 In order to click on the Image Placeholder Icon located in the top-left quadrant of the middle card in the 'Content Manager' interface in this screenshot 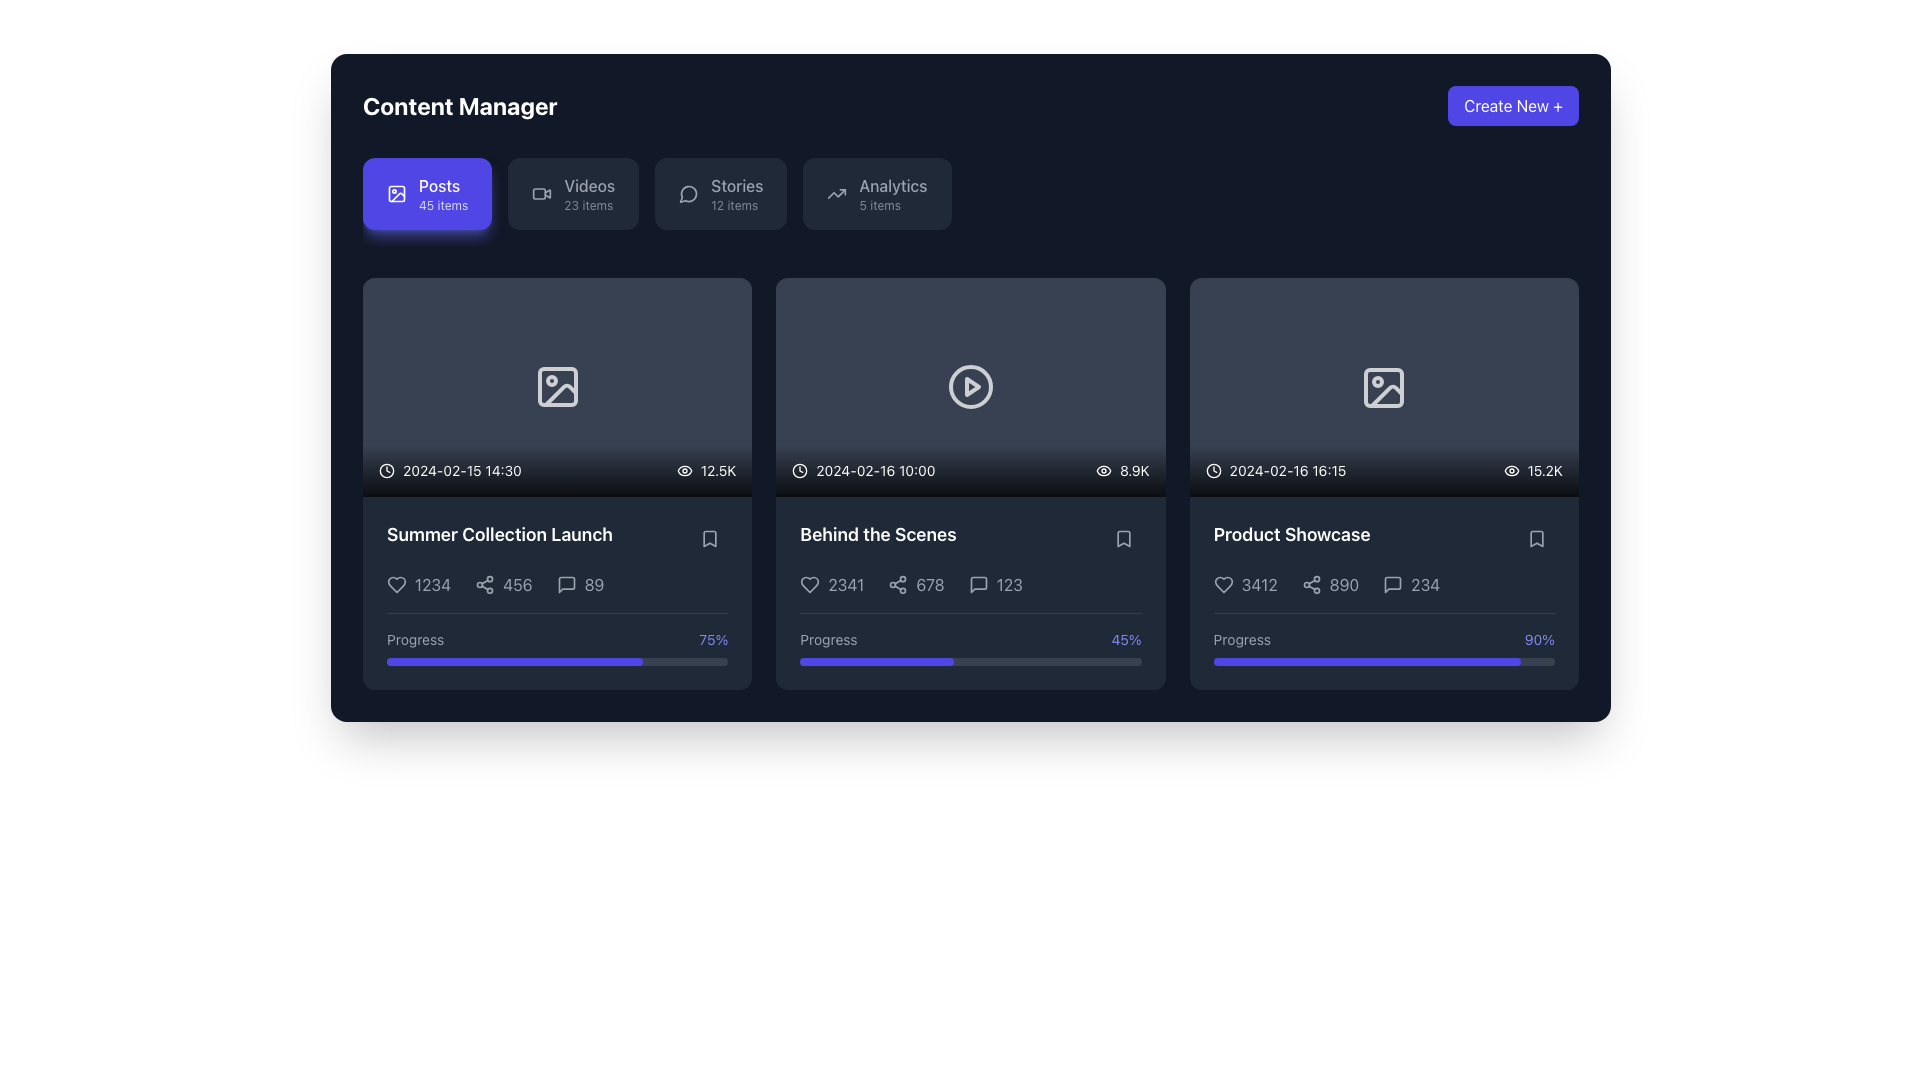, I will do `click(557, 387)`.